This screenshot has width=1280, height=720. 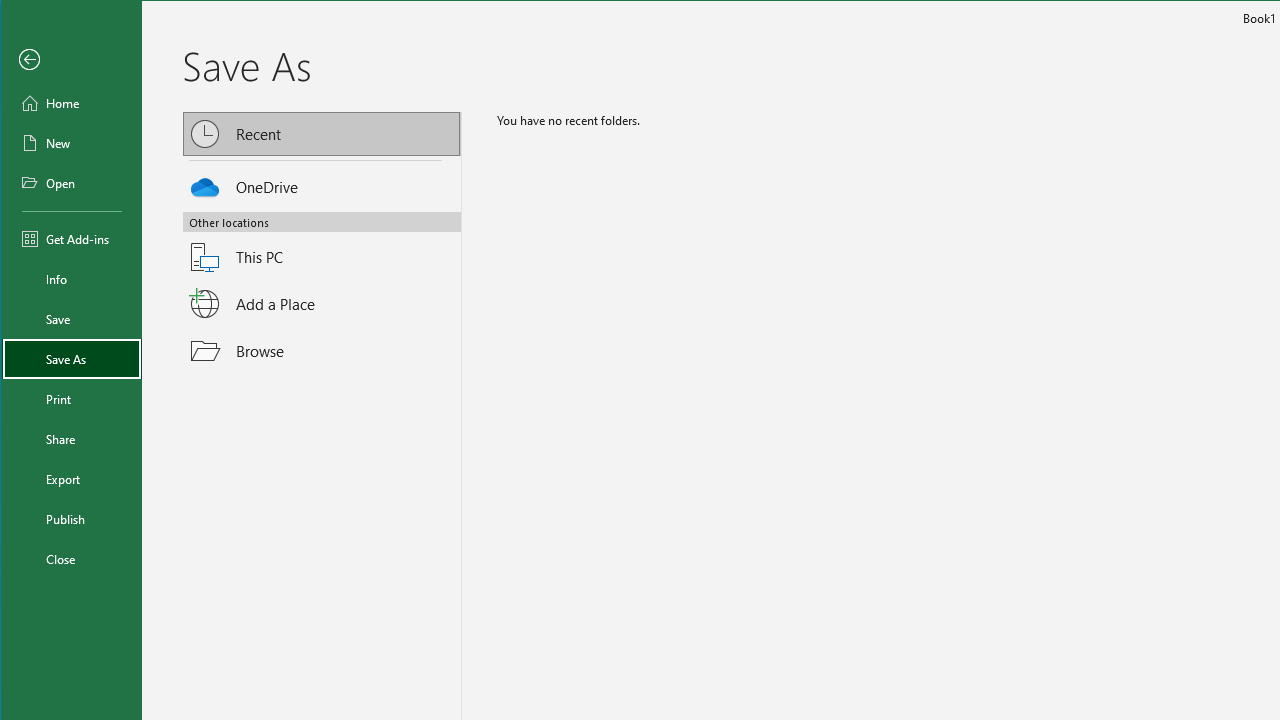 What do you see at coordinates (322, 304) in the screenshot?
I see `'Add a Place'` at bounding box center [322, 304].